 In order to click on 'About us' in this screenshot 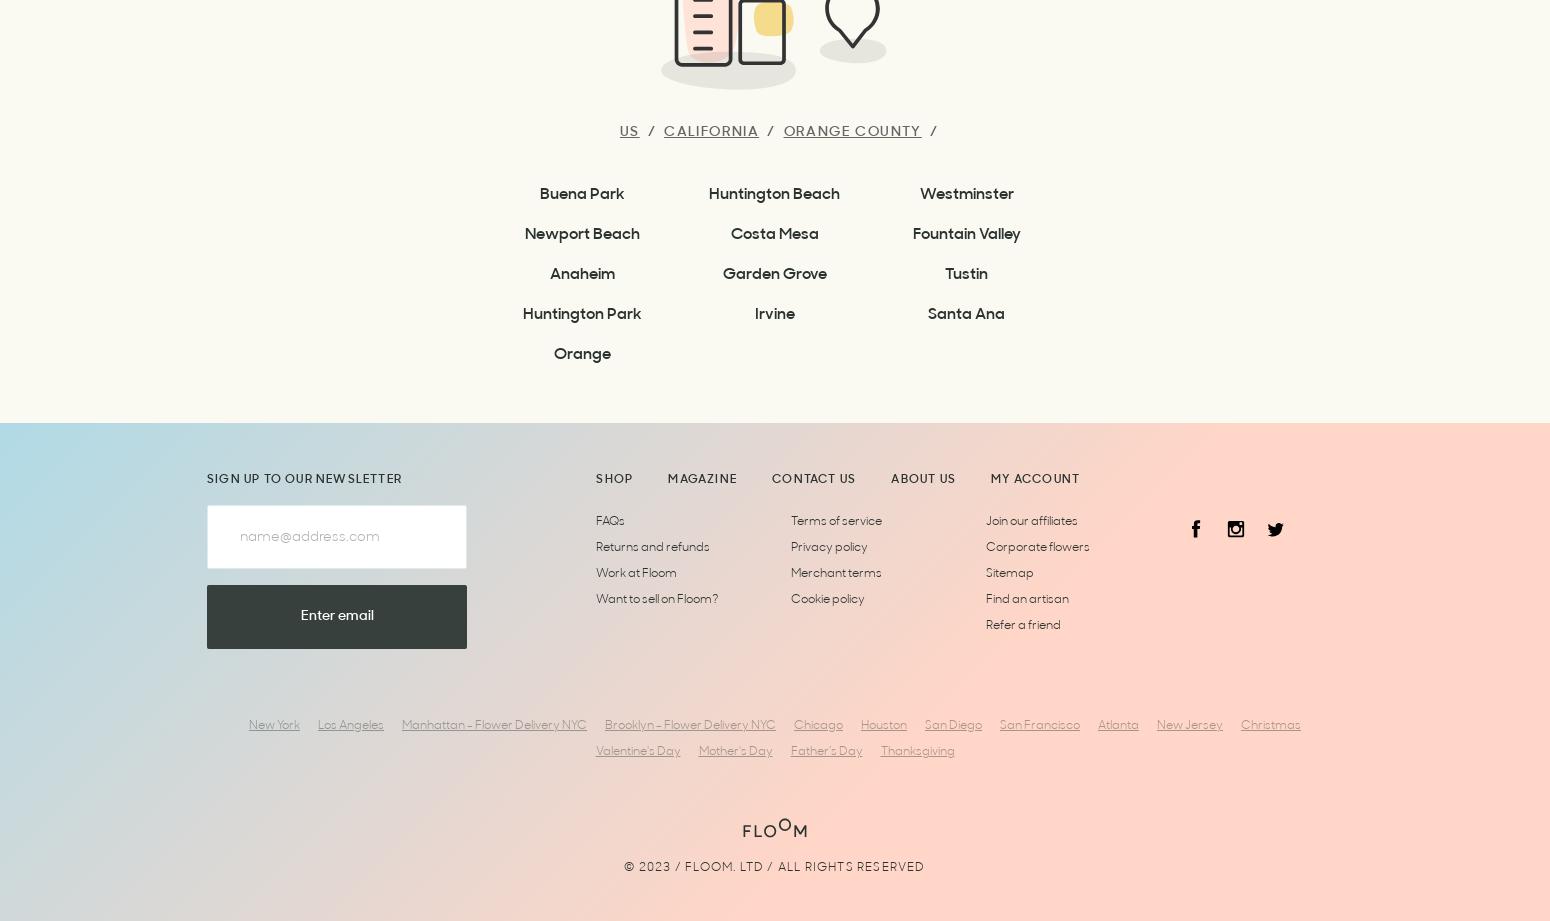, I will do `click(890, 479)`.